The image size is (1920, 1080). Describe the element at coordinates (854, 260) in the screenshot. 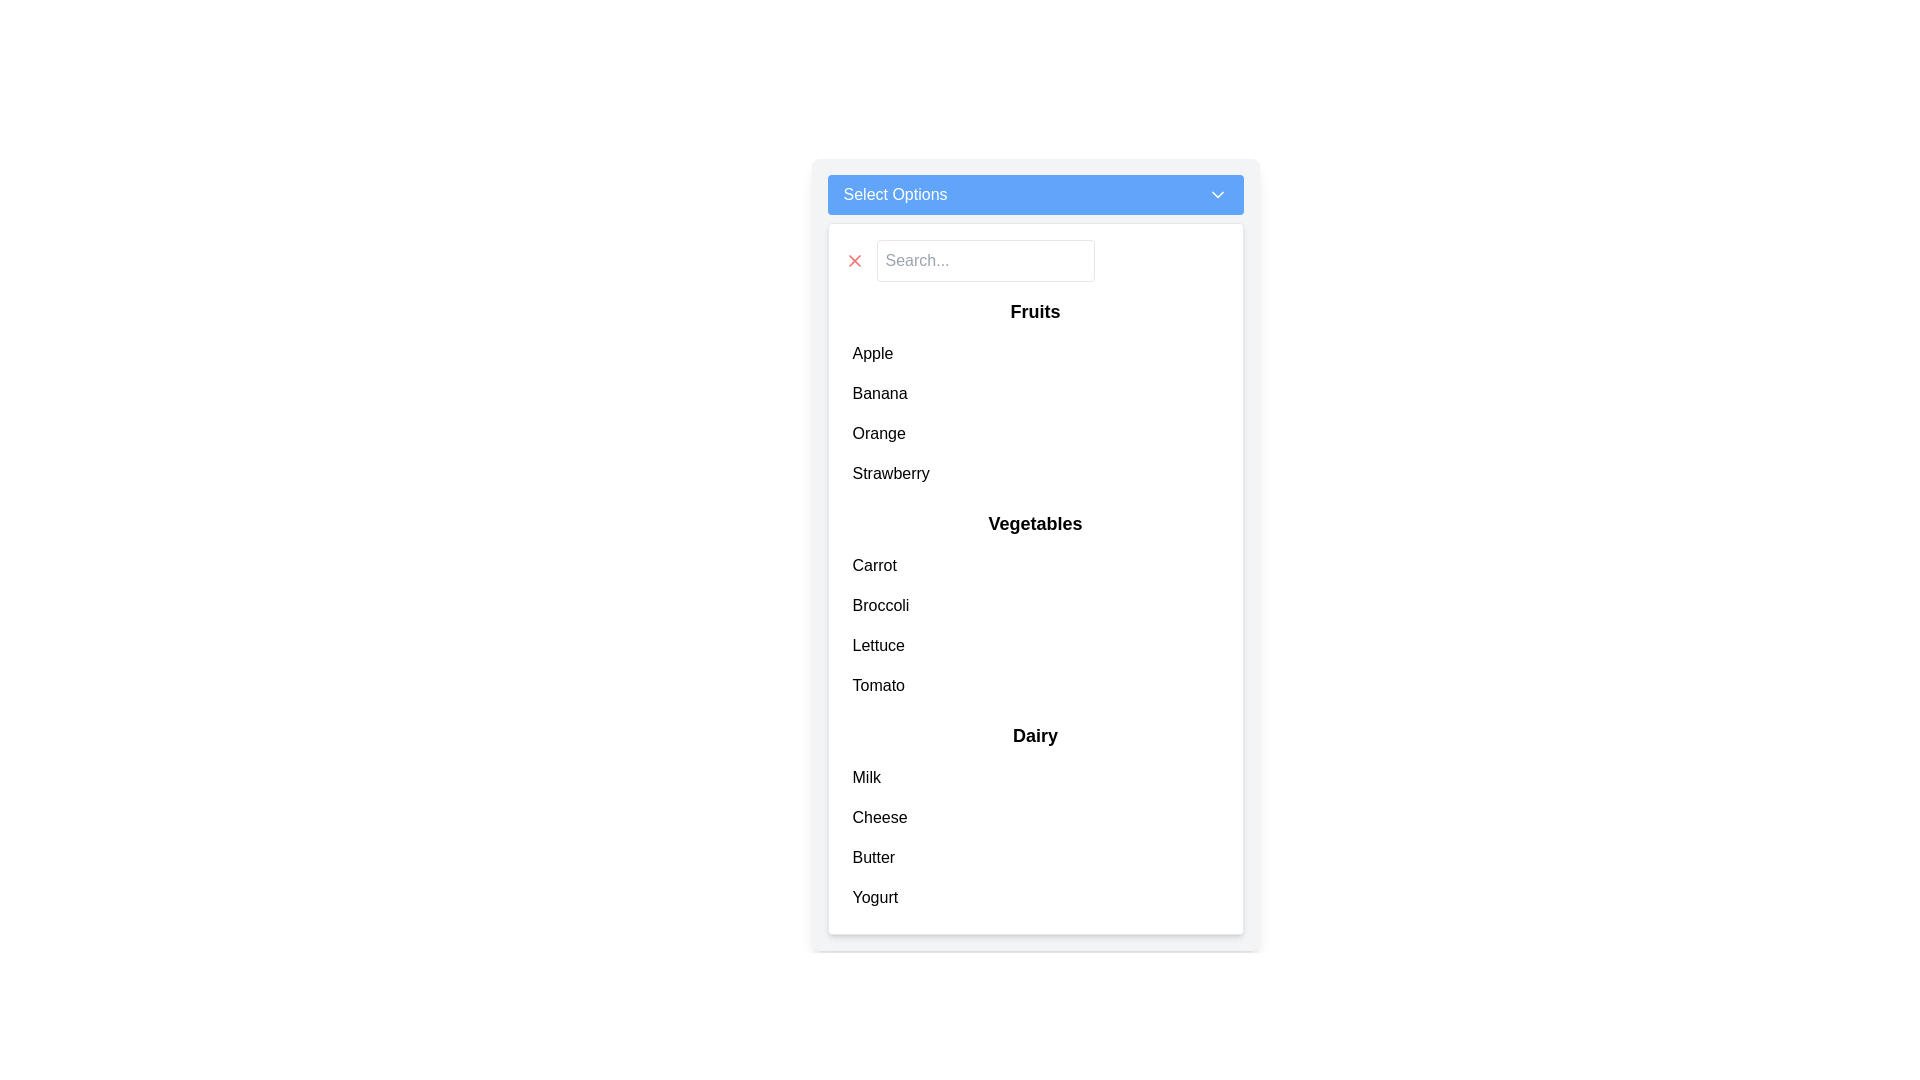

I see `the clear icon button located at the leftmost position of the horizontal row containing the search field` at that location.